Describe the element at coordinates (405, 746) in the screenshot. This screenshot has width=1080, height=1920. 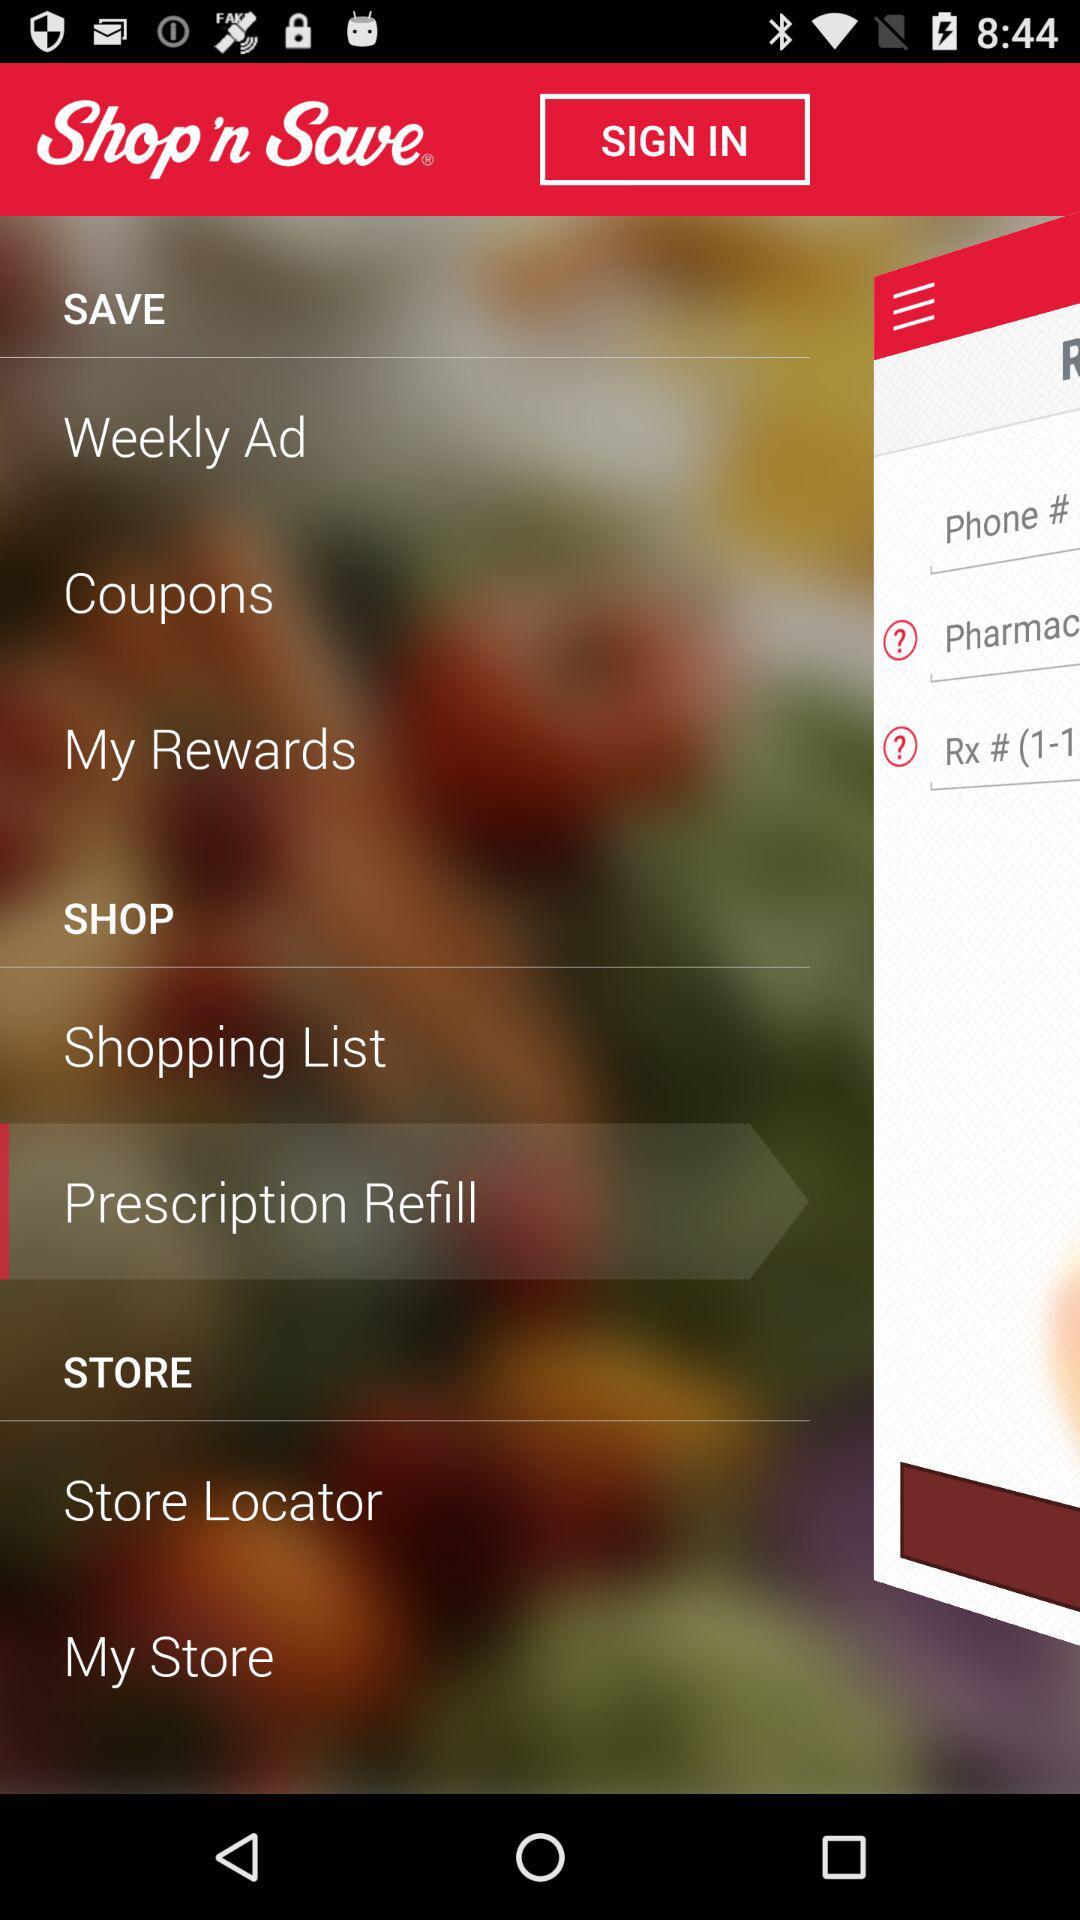
I see `the icon below coupons icon` at that location.